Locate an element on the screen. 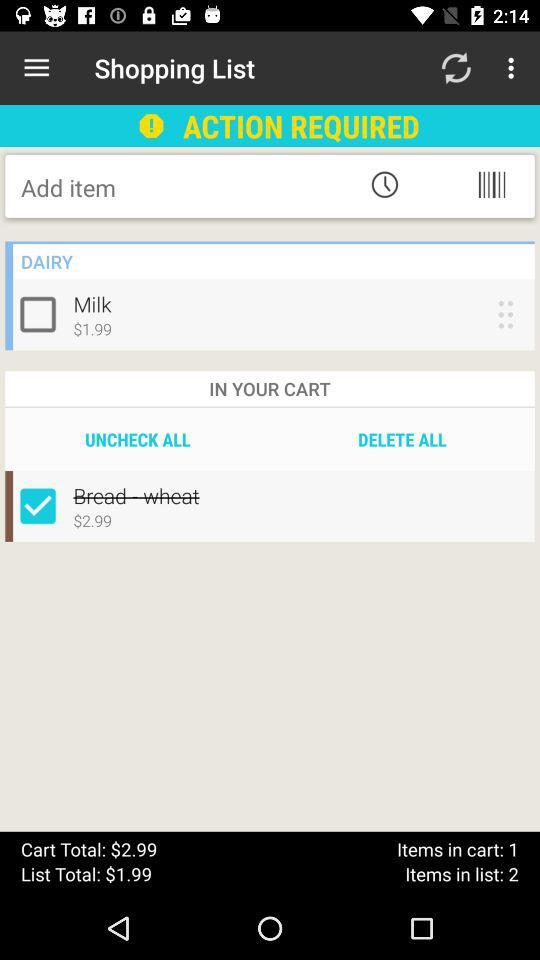  the uncheck all is located at coordinates (136, 439).